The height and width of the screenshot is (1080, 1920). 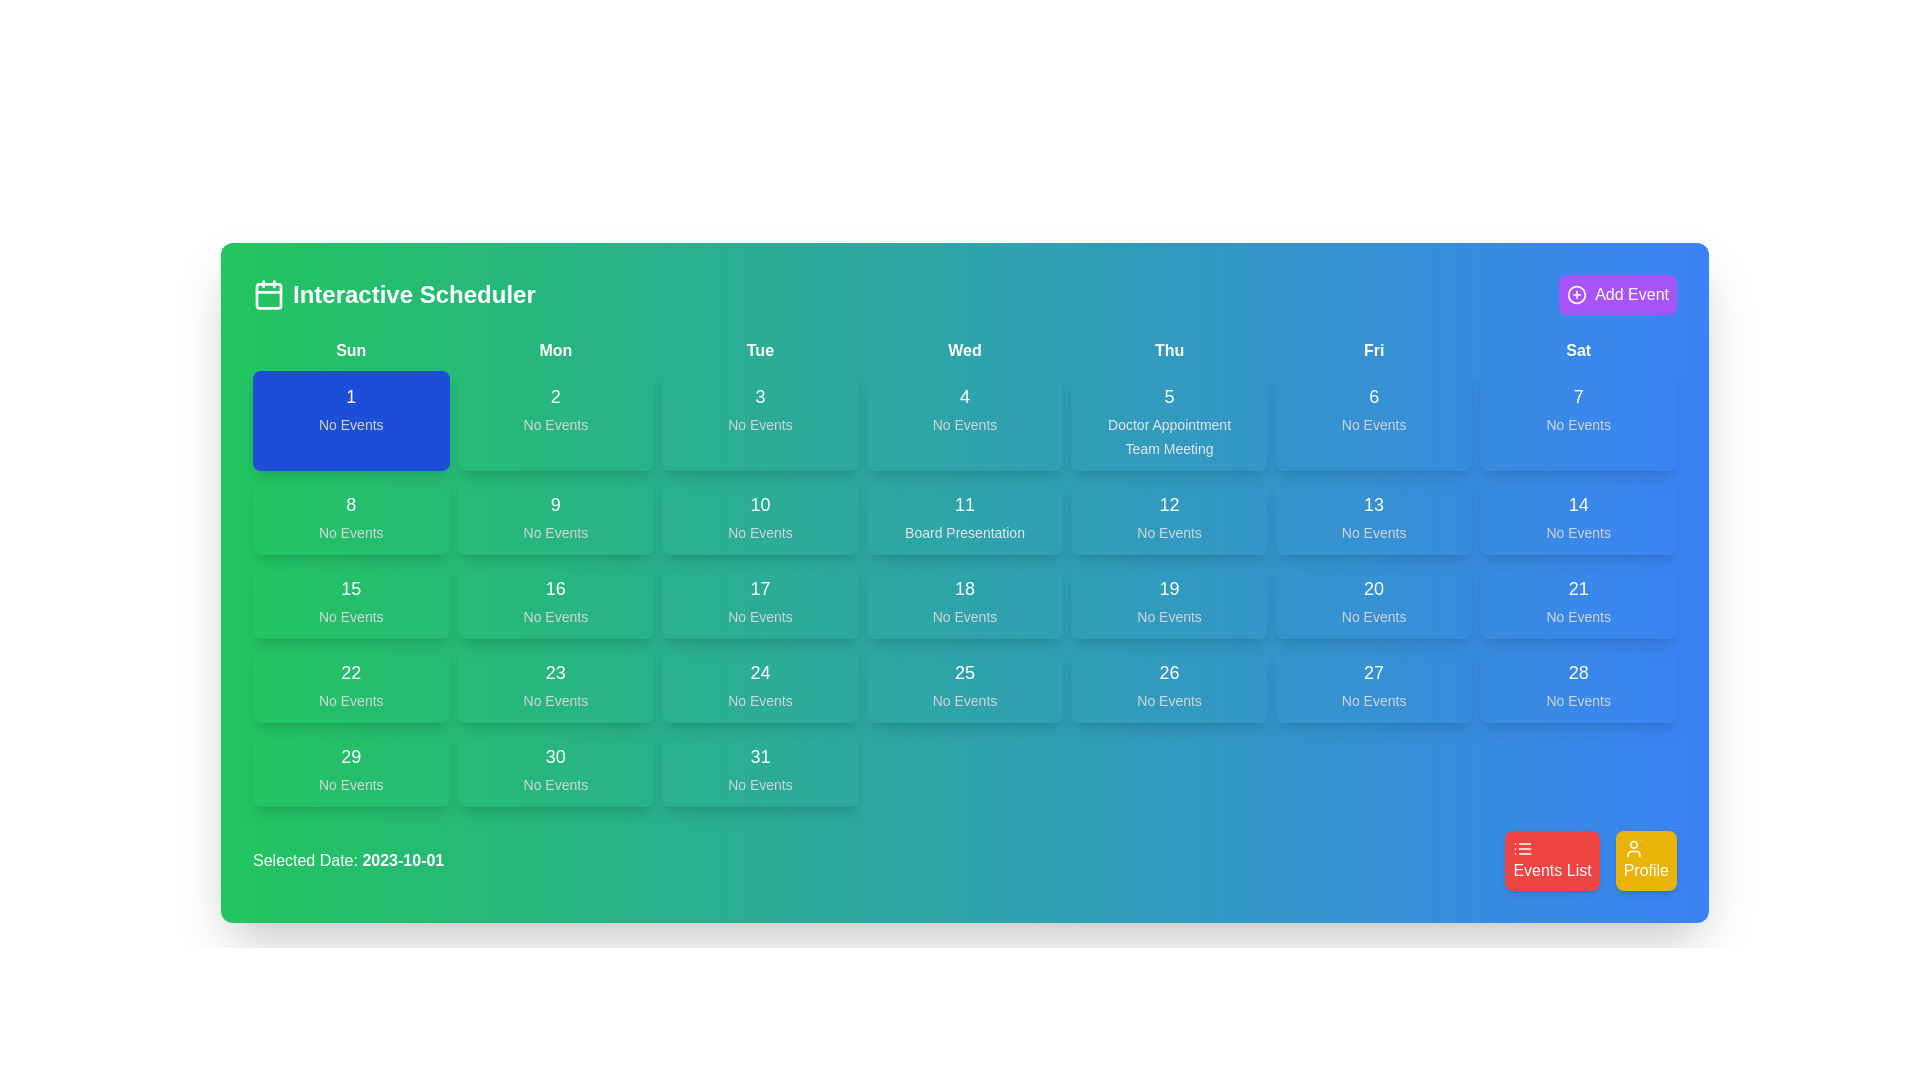 I want to click on the Text Label displaying 'No Events' located at the bottom segment of the box for the date '14' in the calendar grid, specifically in the column labeled 'Sat', so click(x=1577, y=531).